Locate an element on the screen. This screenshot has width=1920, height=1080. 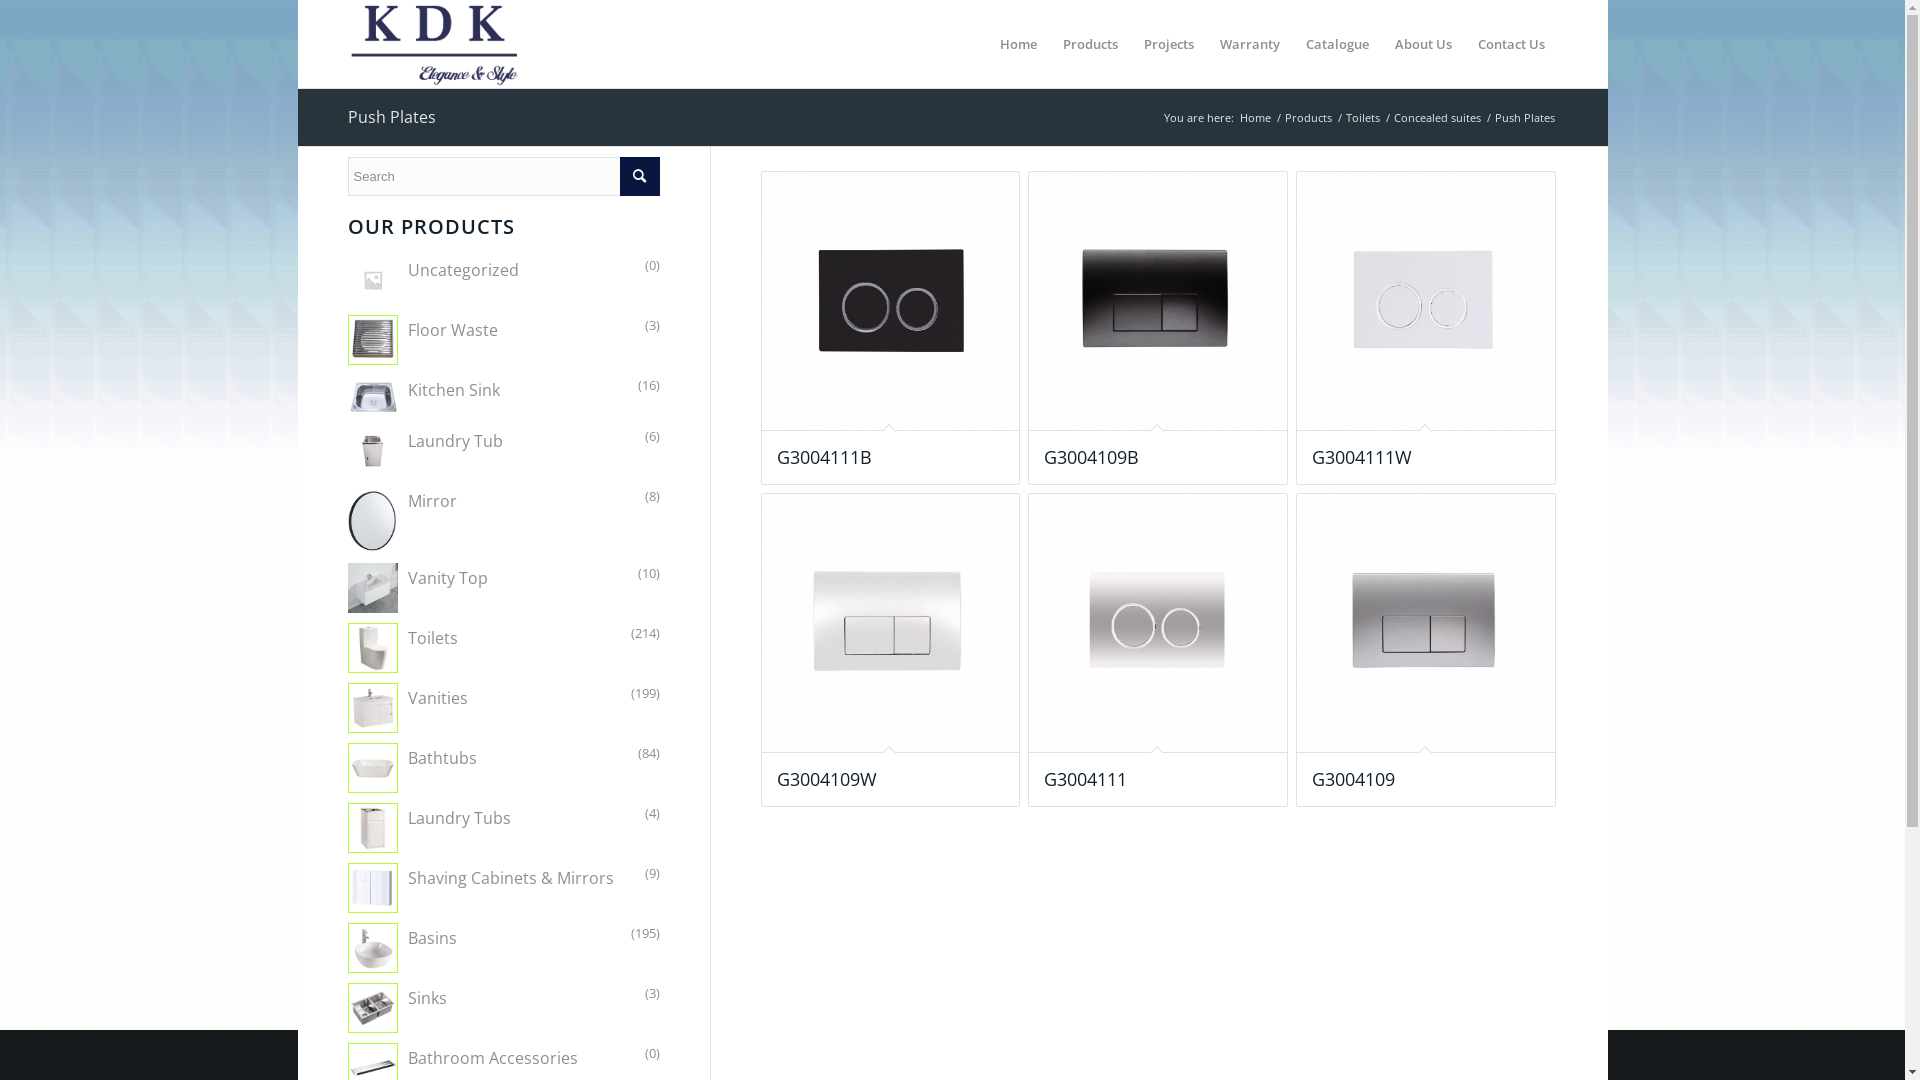
'Toilets' is located at coordinates (1342, 117).